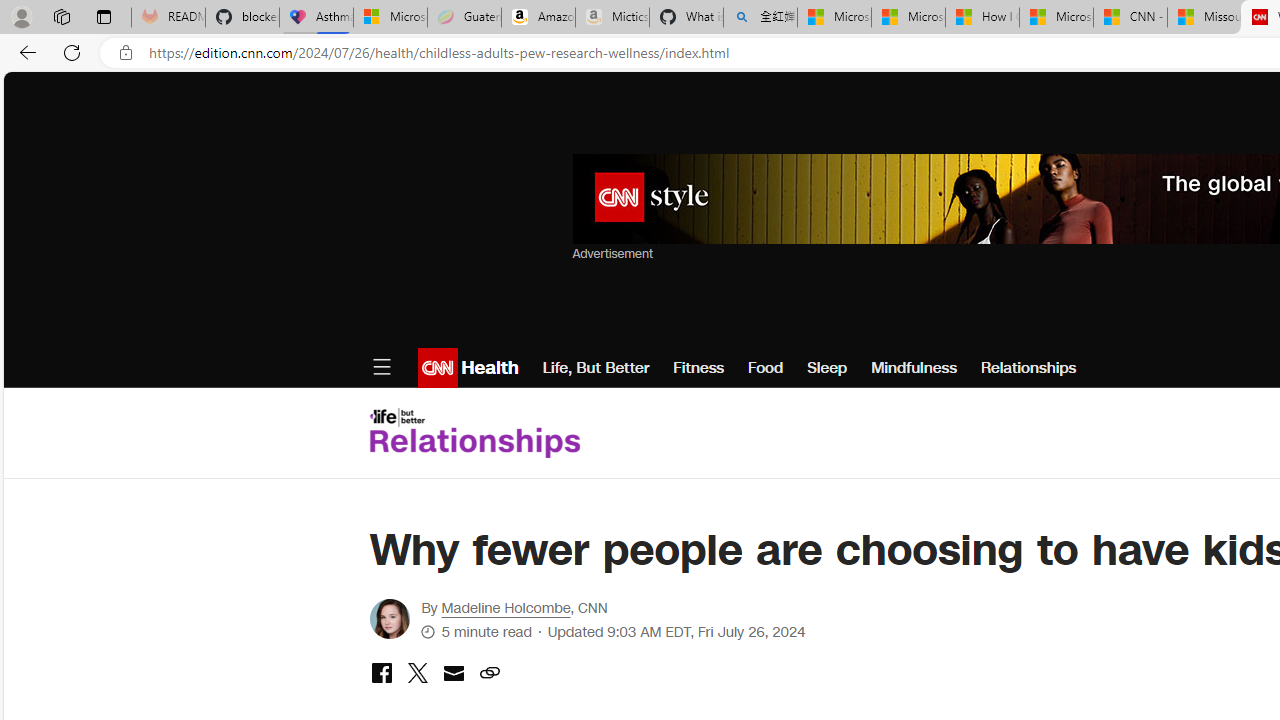 The height and width of the screenshot is (720, 1280). I want to click on 'Fitness', so click(698, 367).